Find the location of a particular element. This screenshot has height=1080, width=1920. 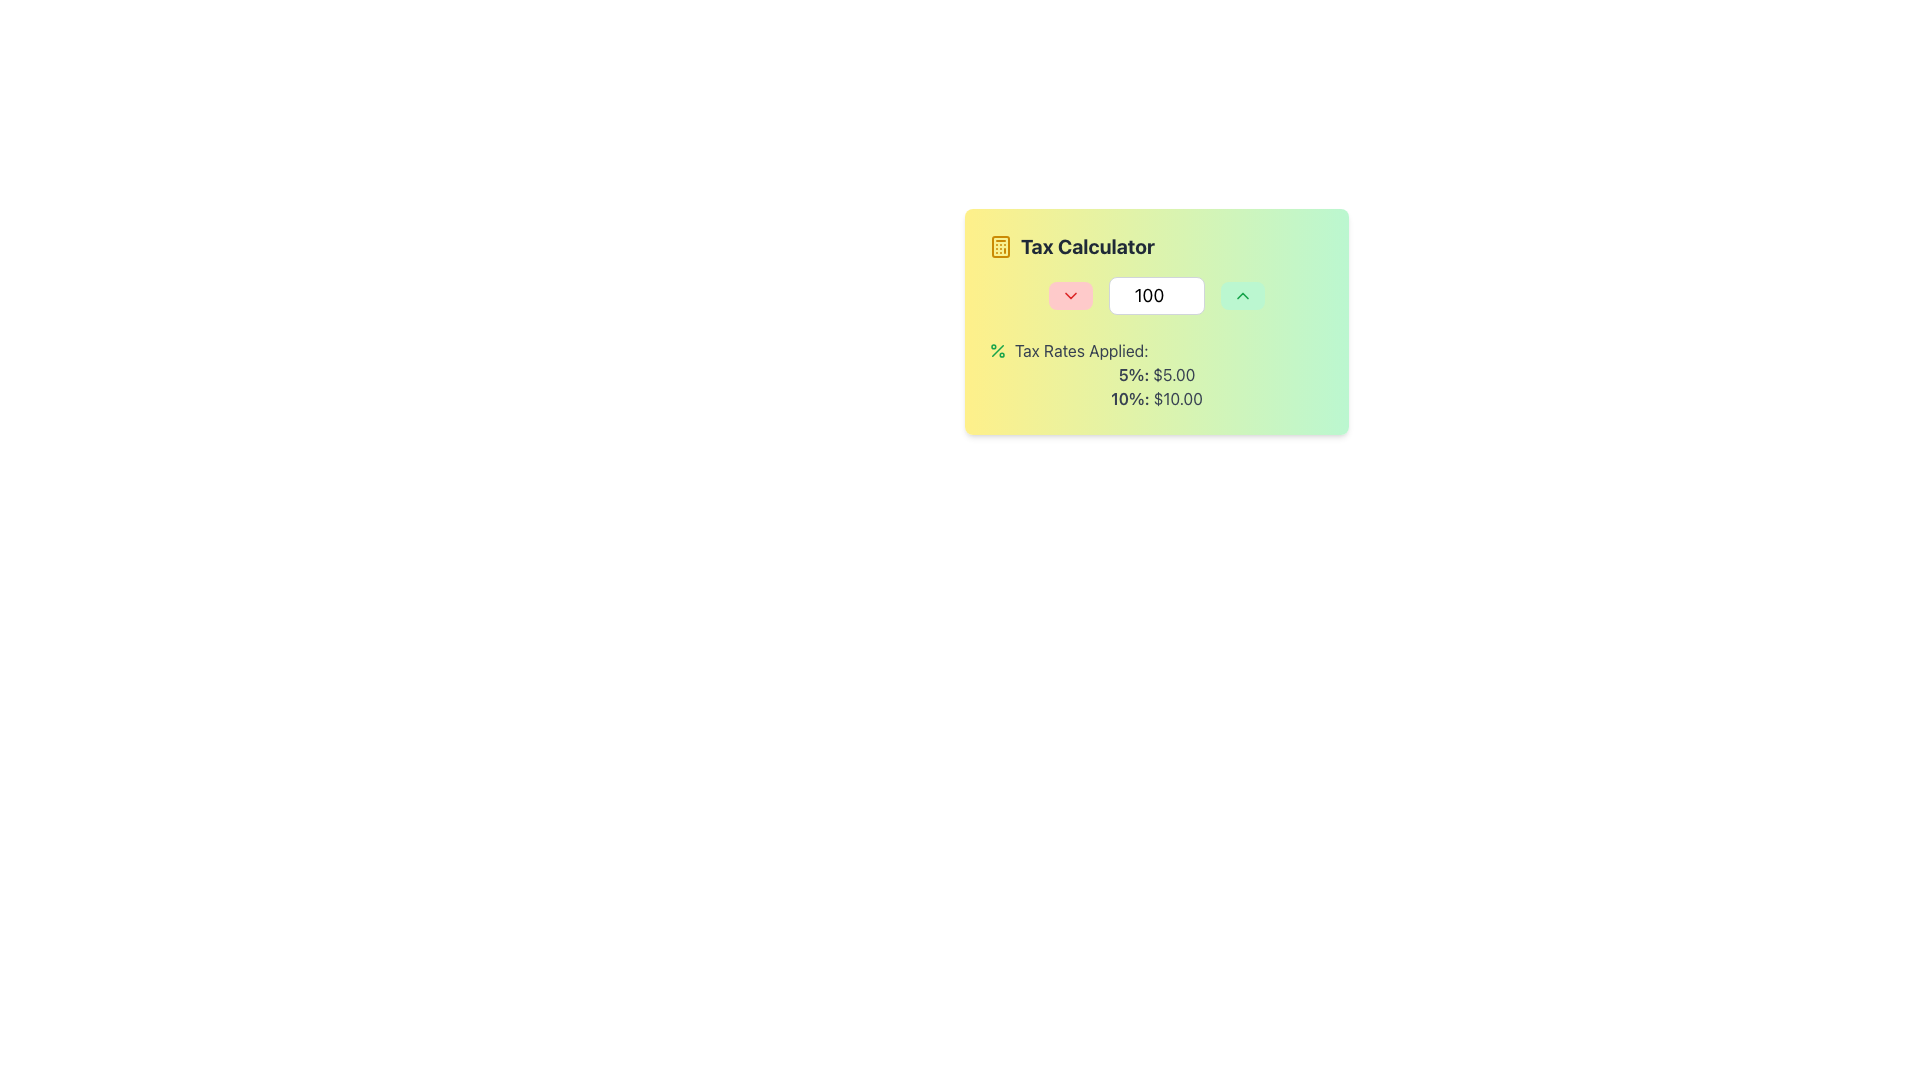

the static text label indicating the tax percentage value, which is located within the 'Tax Rates Applied:' section and displays '5%: $5.00' is located at coordinates (1135, 374).